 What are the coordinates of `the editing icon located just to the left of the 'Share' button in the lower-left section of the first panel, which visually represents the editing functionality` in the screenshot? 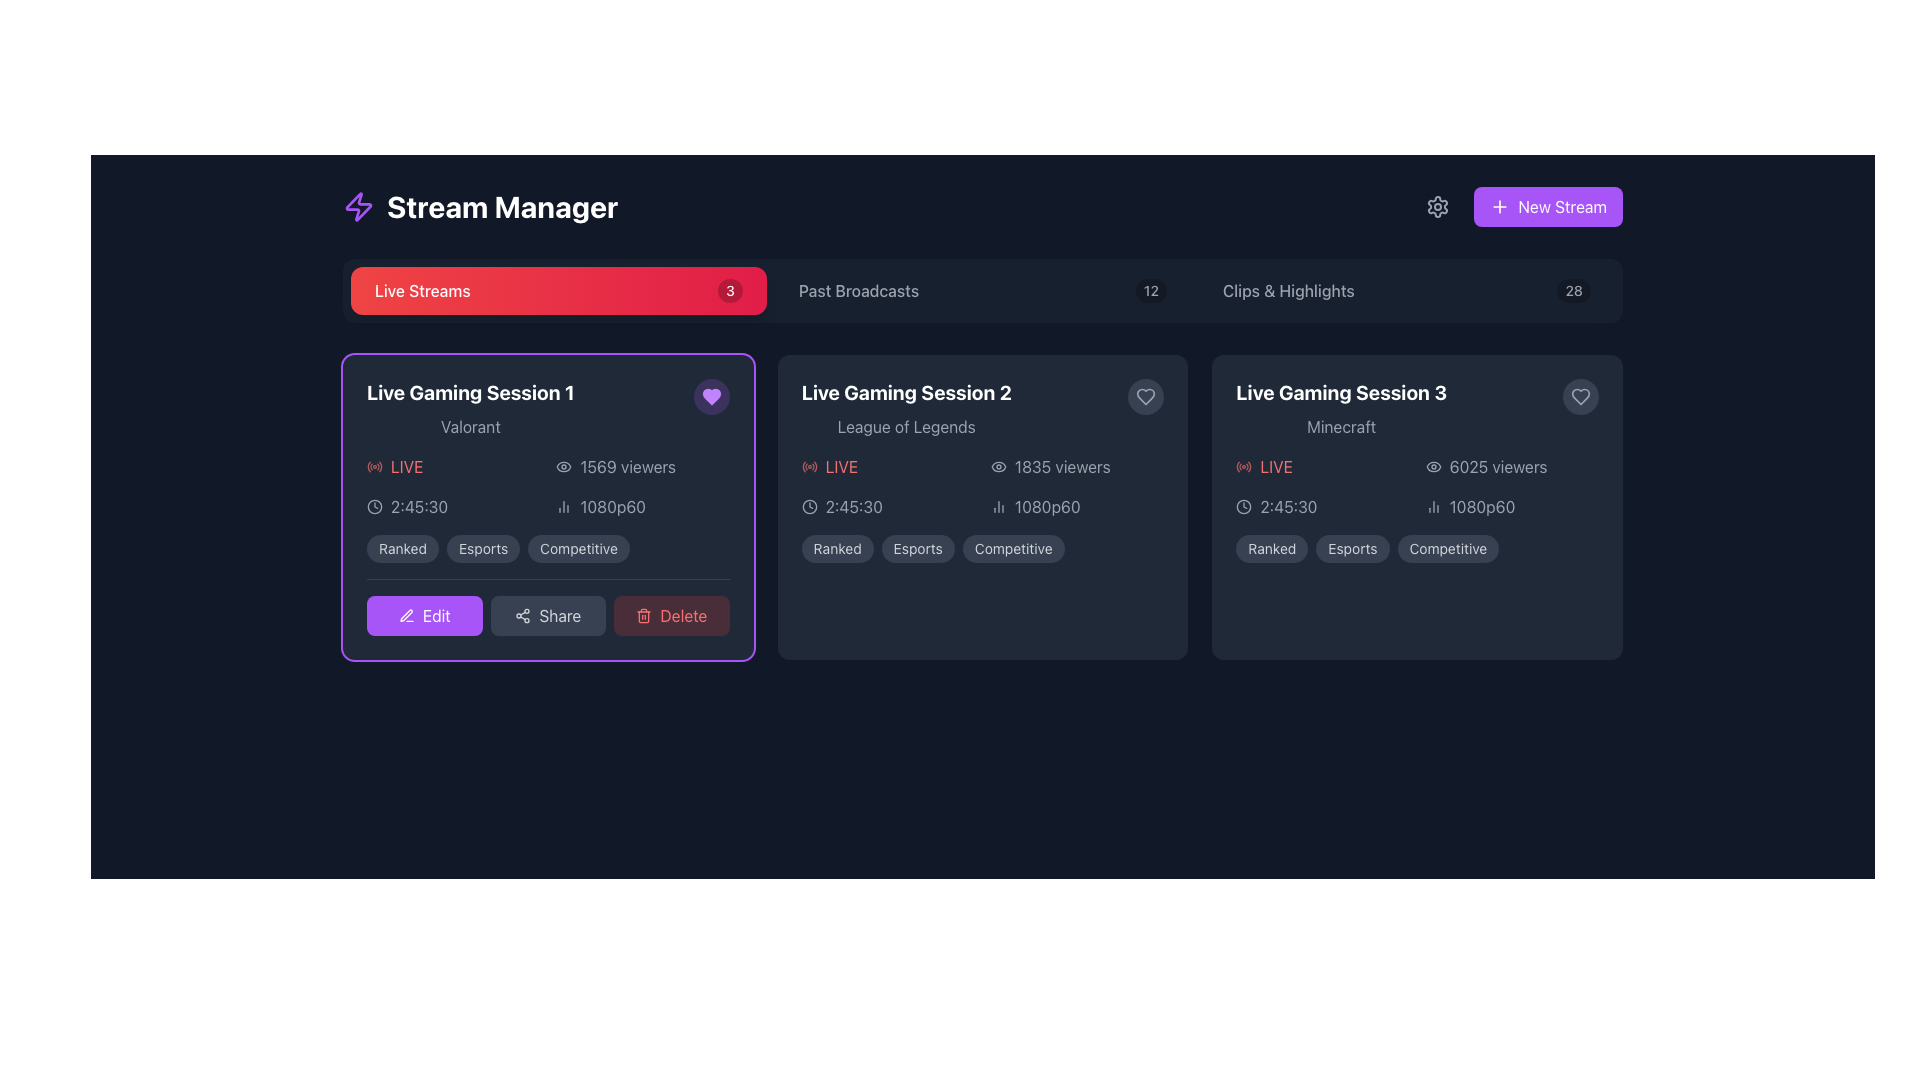 It's located at (405, 615).